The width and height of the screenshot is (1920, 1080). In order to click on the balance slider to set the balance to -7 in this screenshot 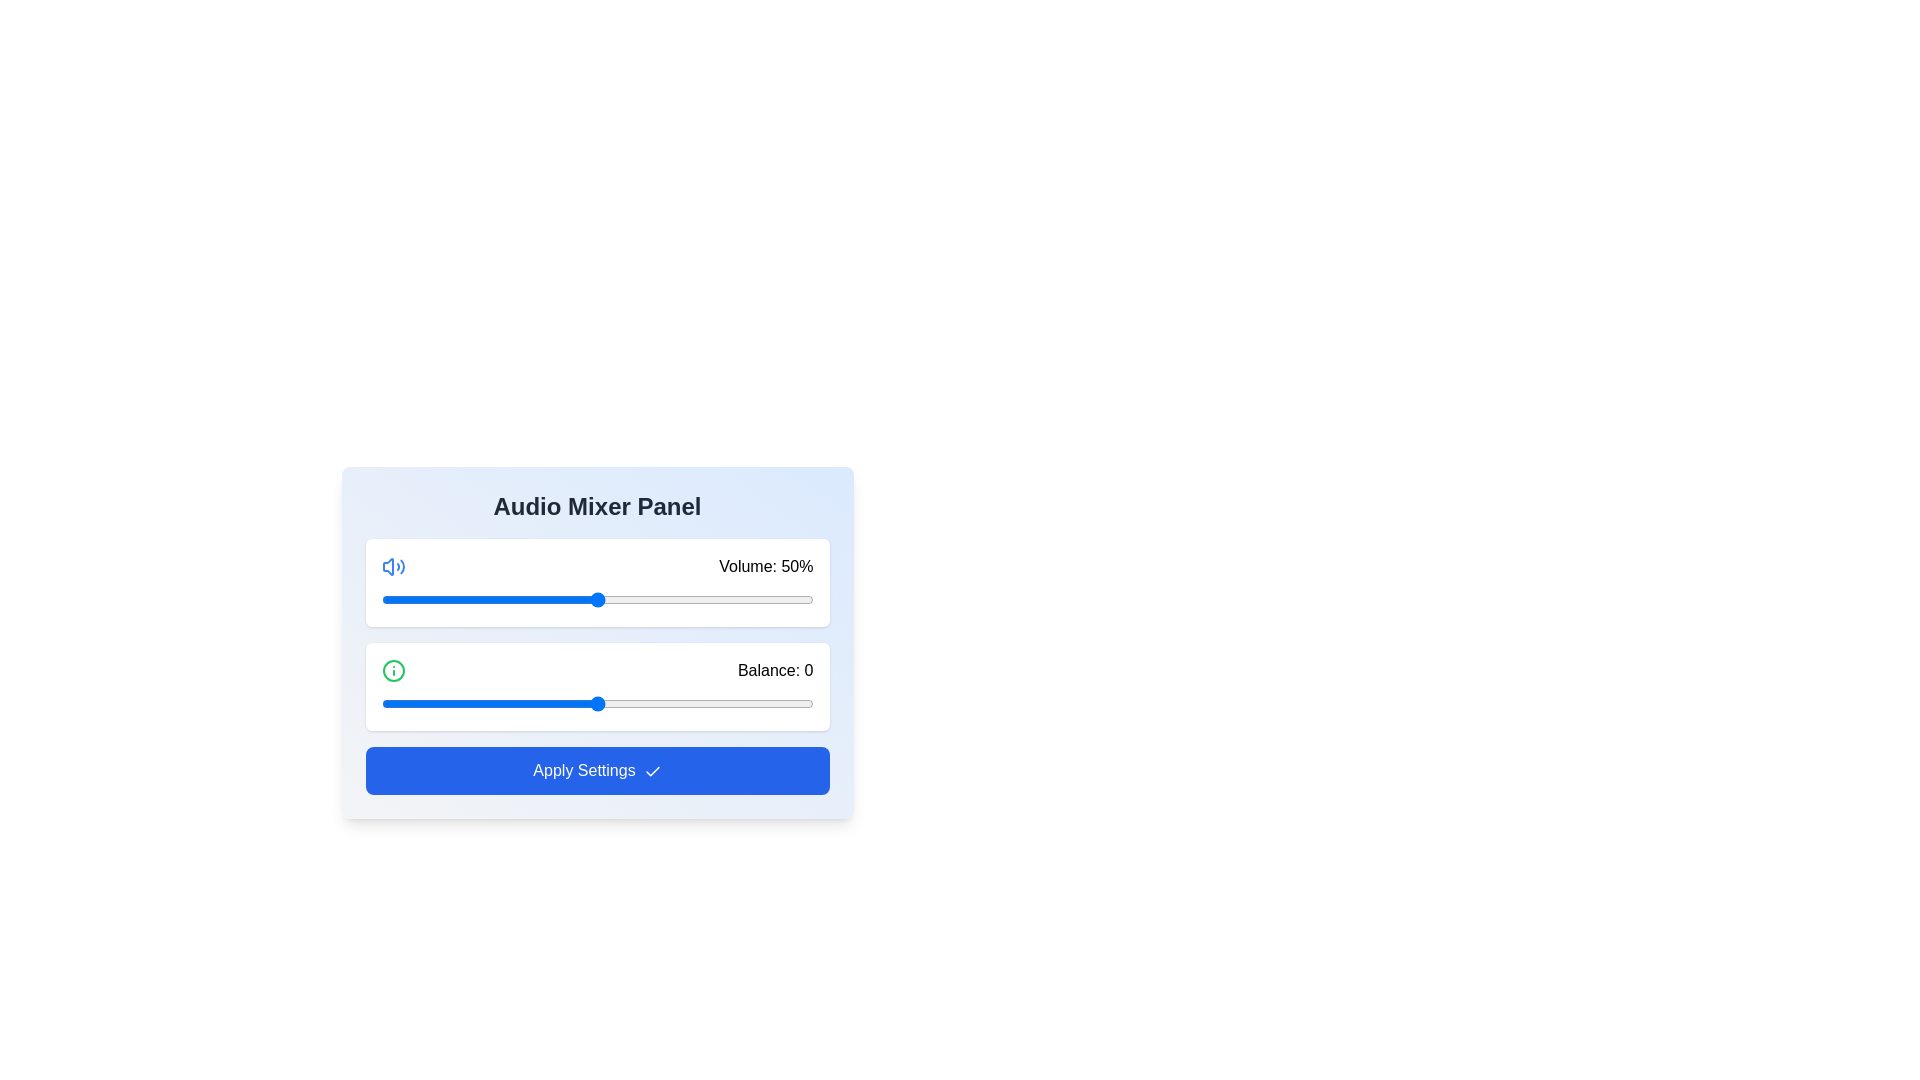, I will do `click(566, 703)`.